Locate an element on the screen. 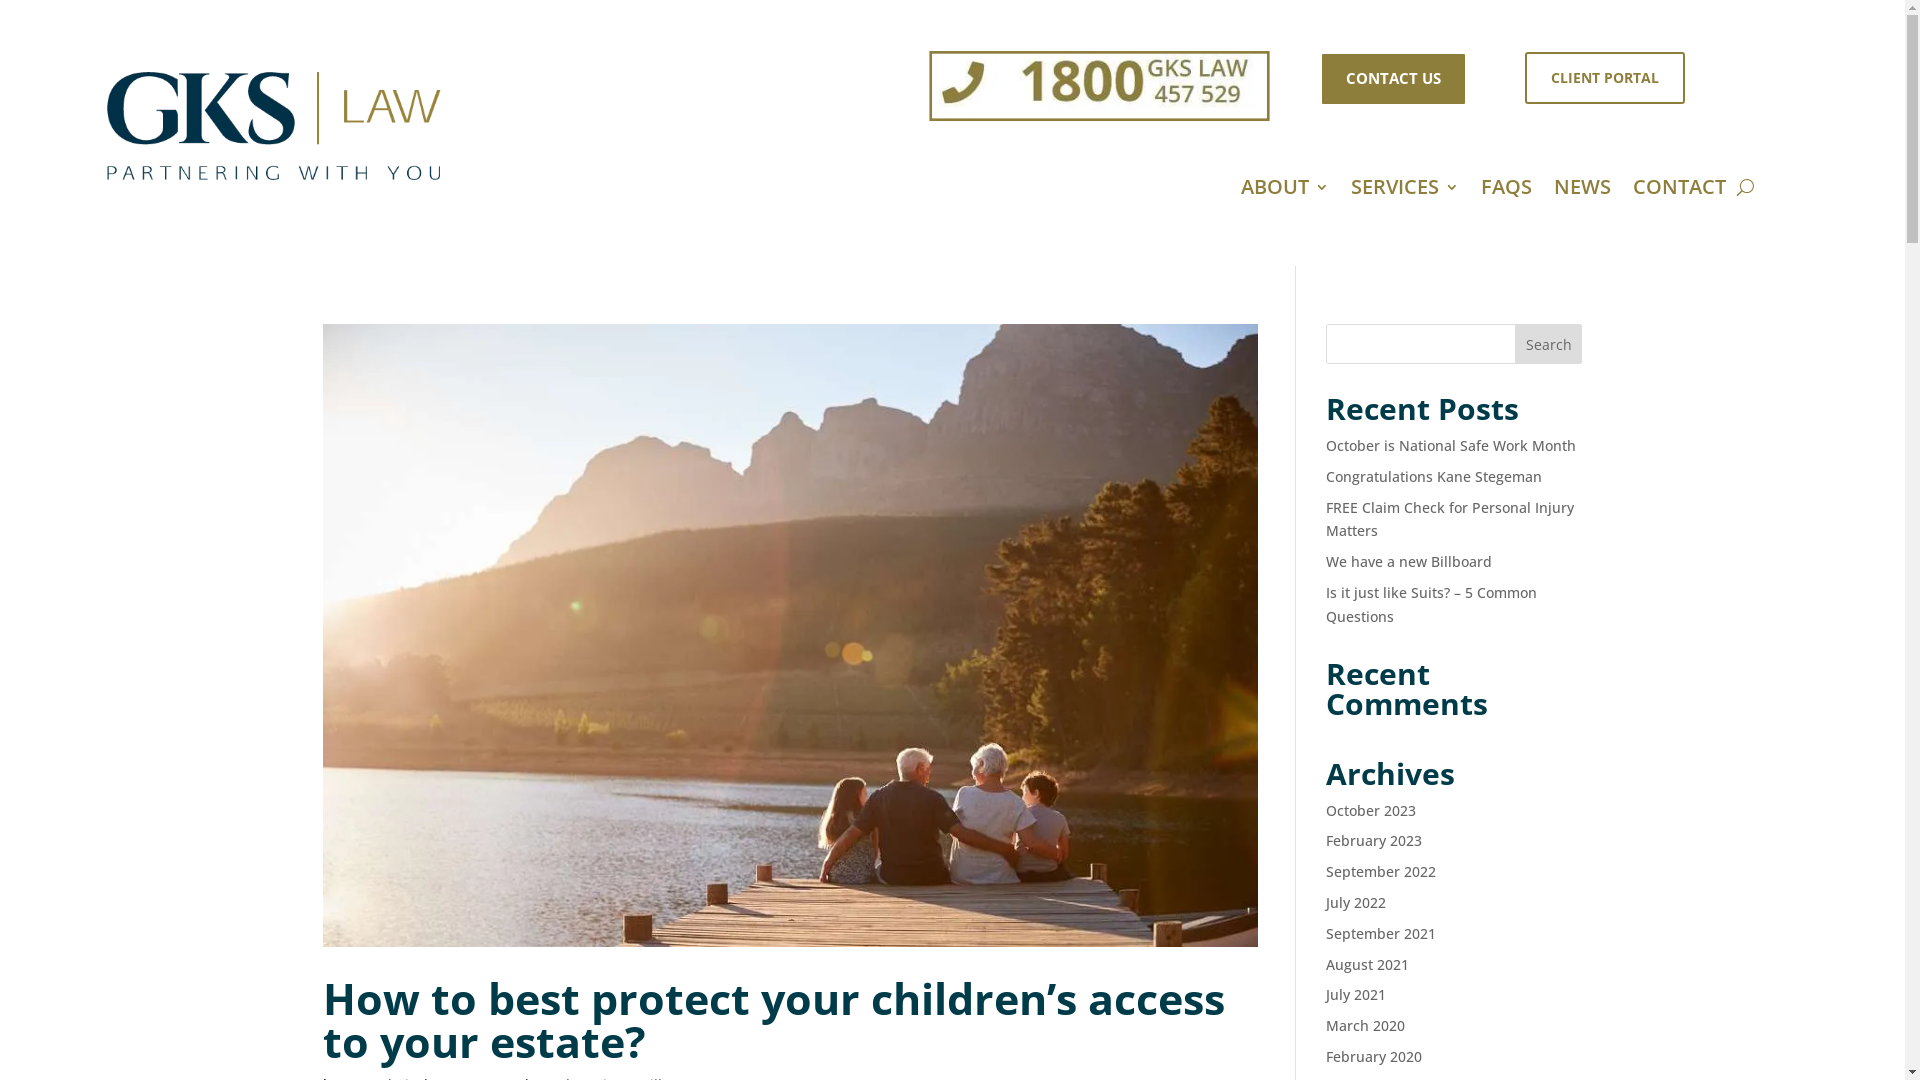 The height and width of the screenshot is (1080, 1920). 'ABOUT' is located at coordinates (1285, 191).